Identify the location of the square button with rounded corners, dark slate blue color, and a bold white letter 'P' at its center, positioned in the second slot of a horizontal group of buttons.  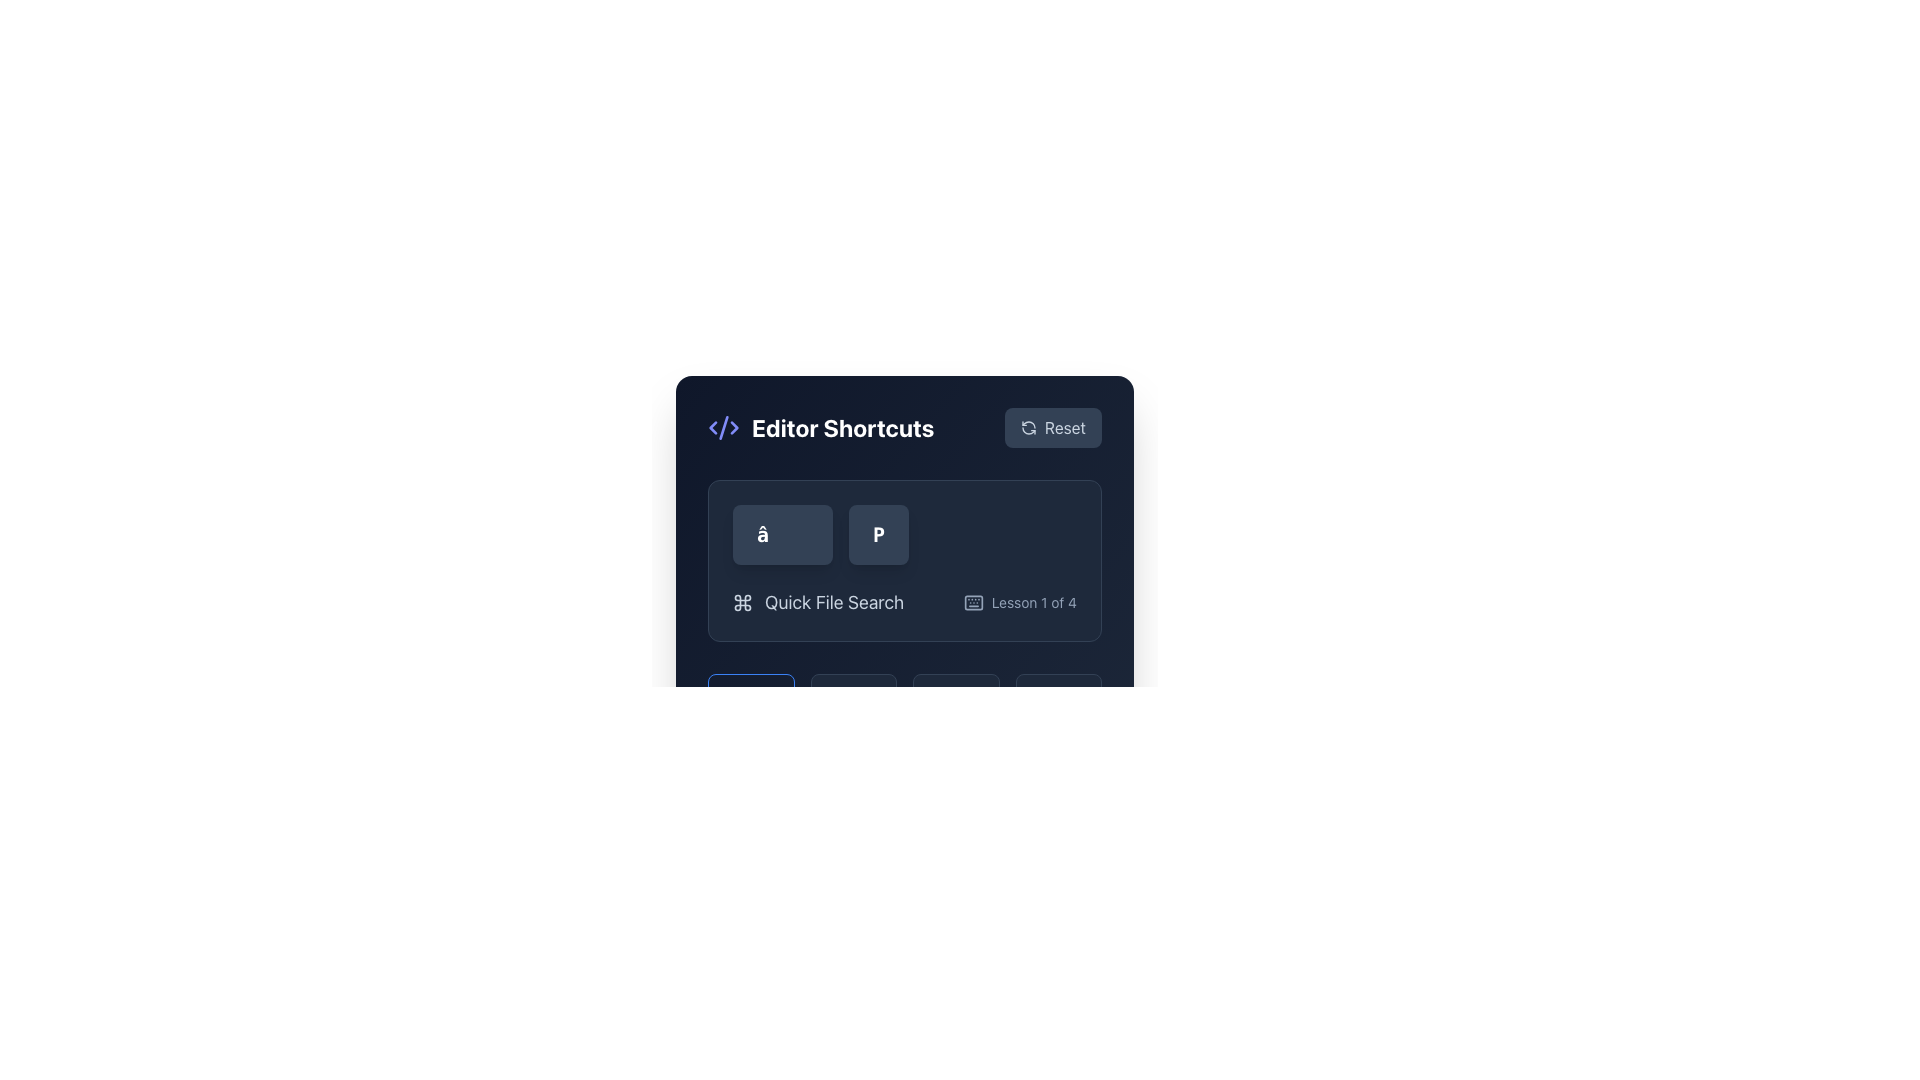
(878, 534).